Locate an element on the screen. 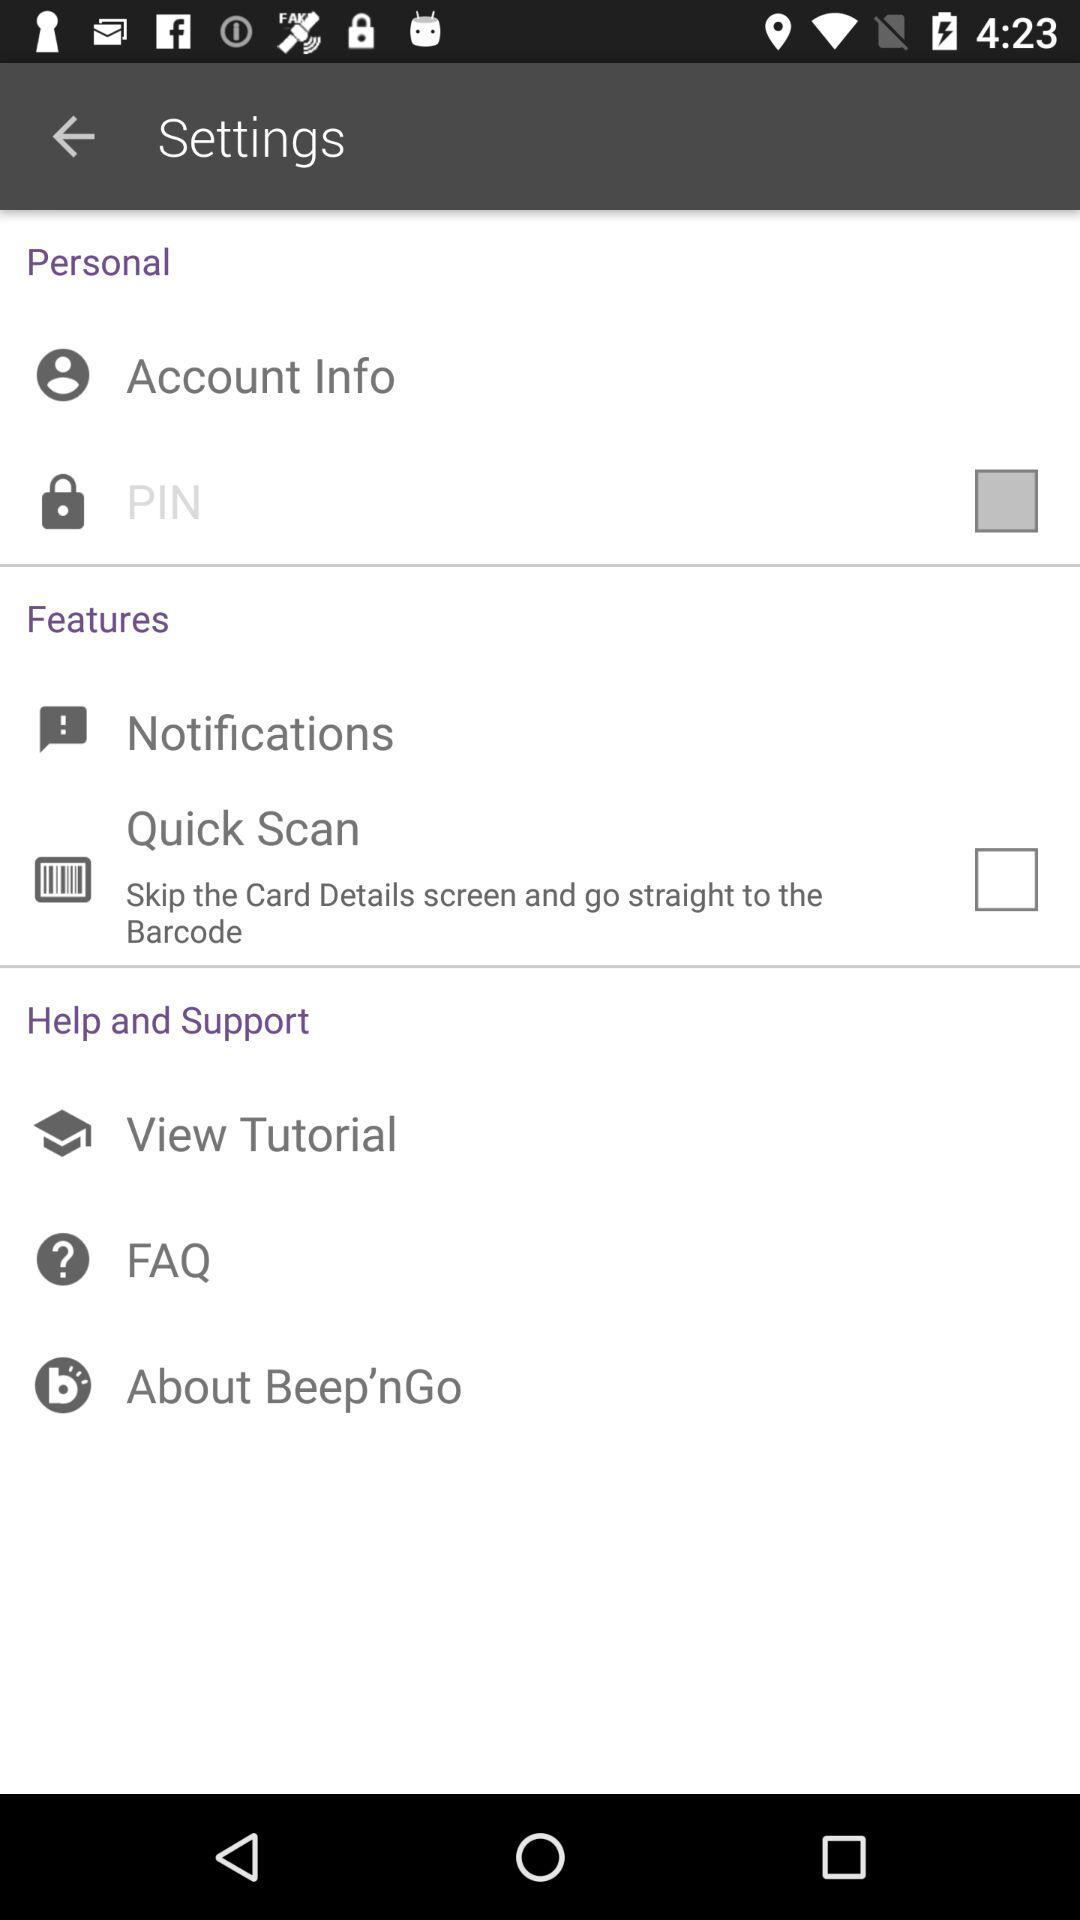 The image size is (1080, 1920). account info icon is located at coordinates (540, 374).